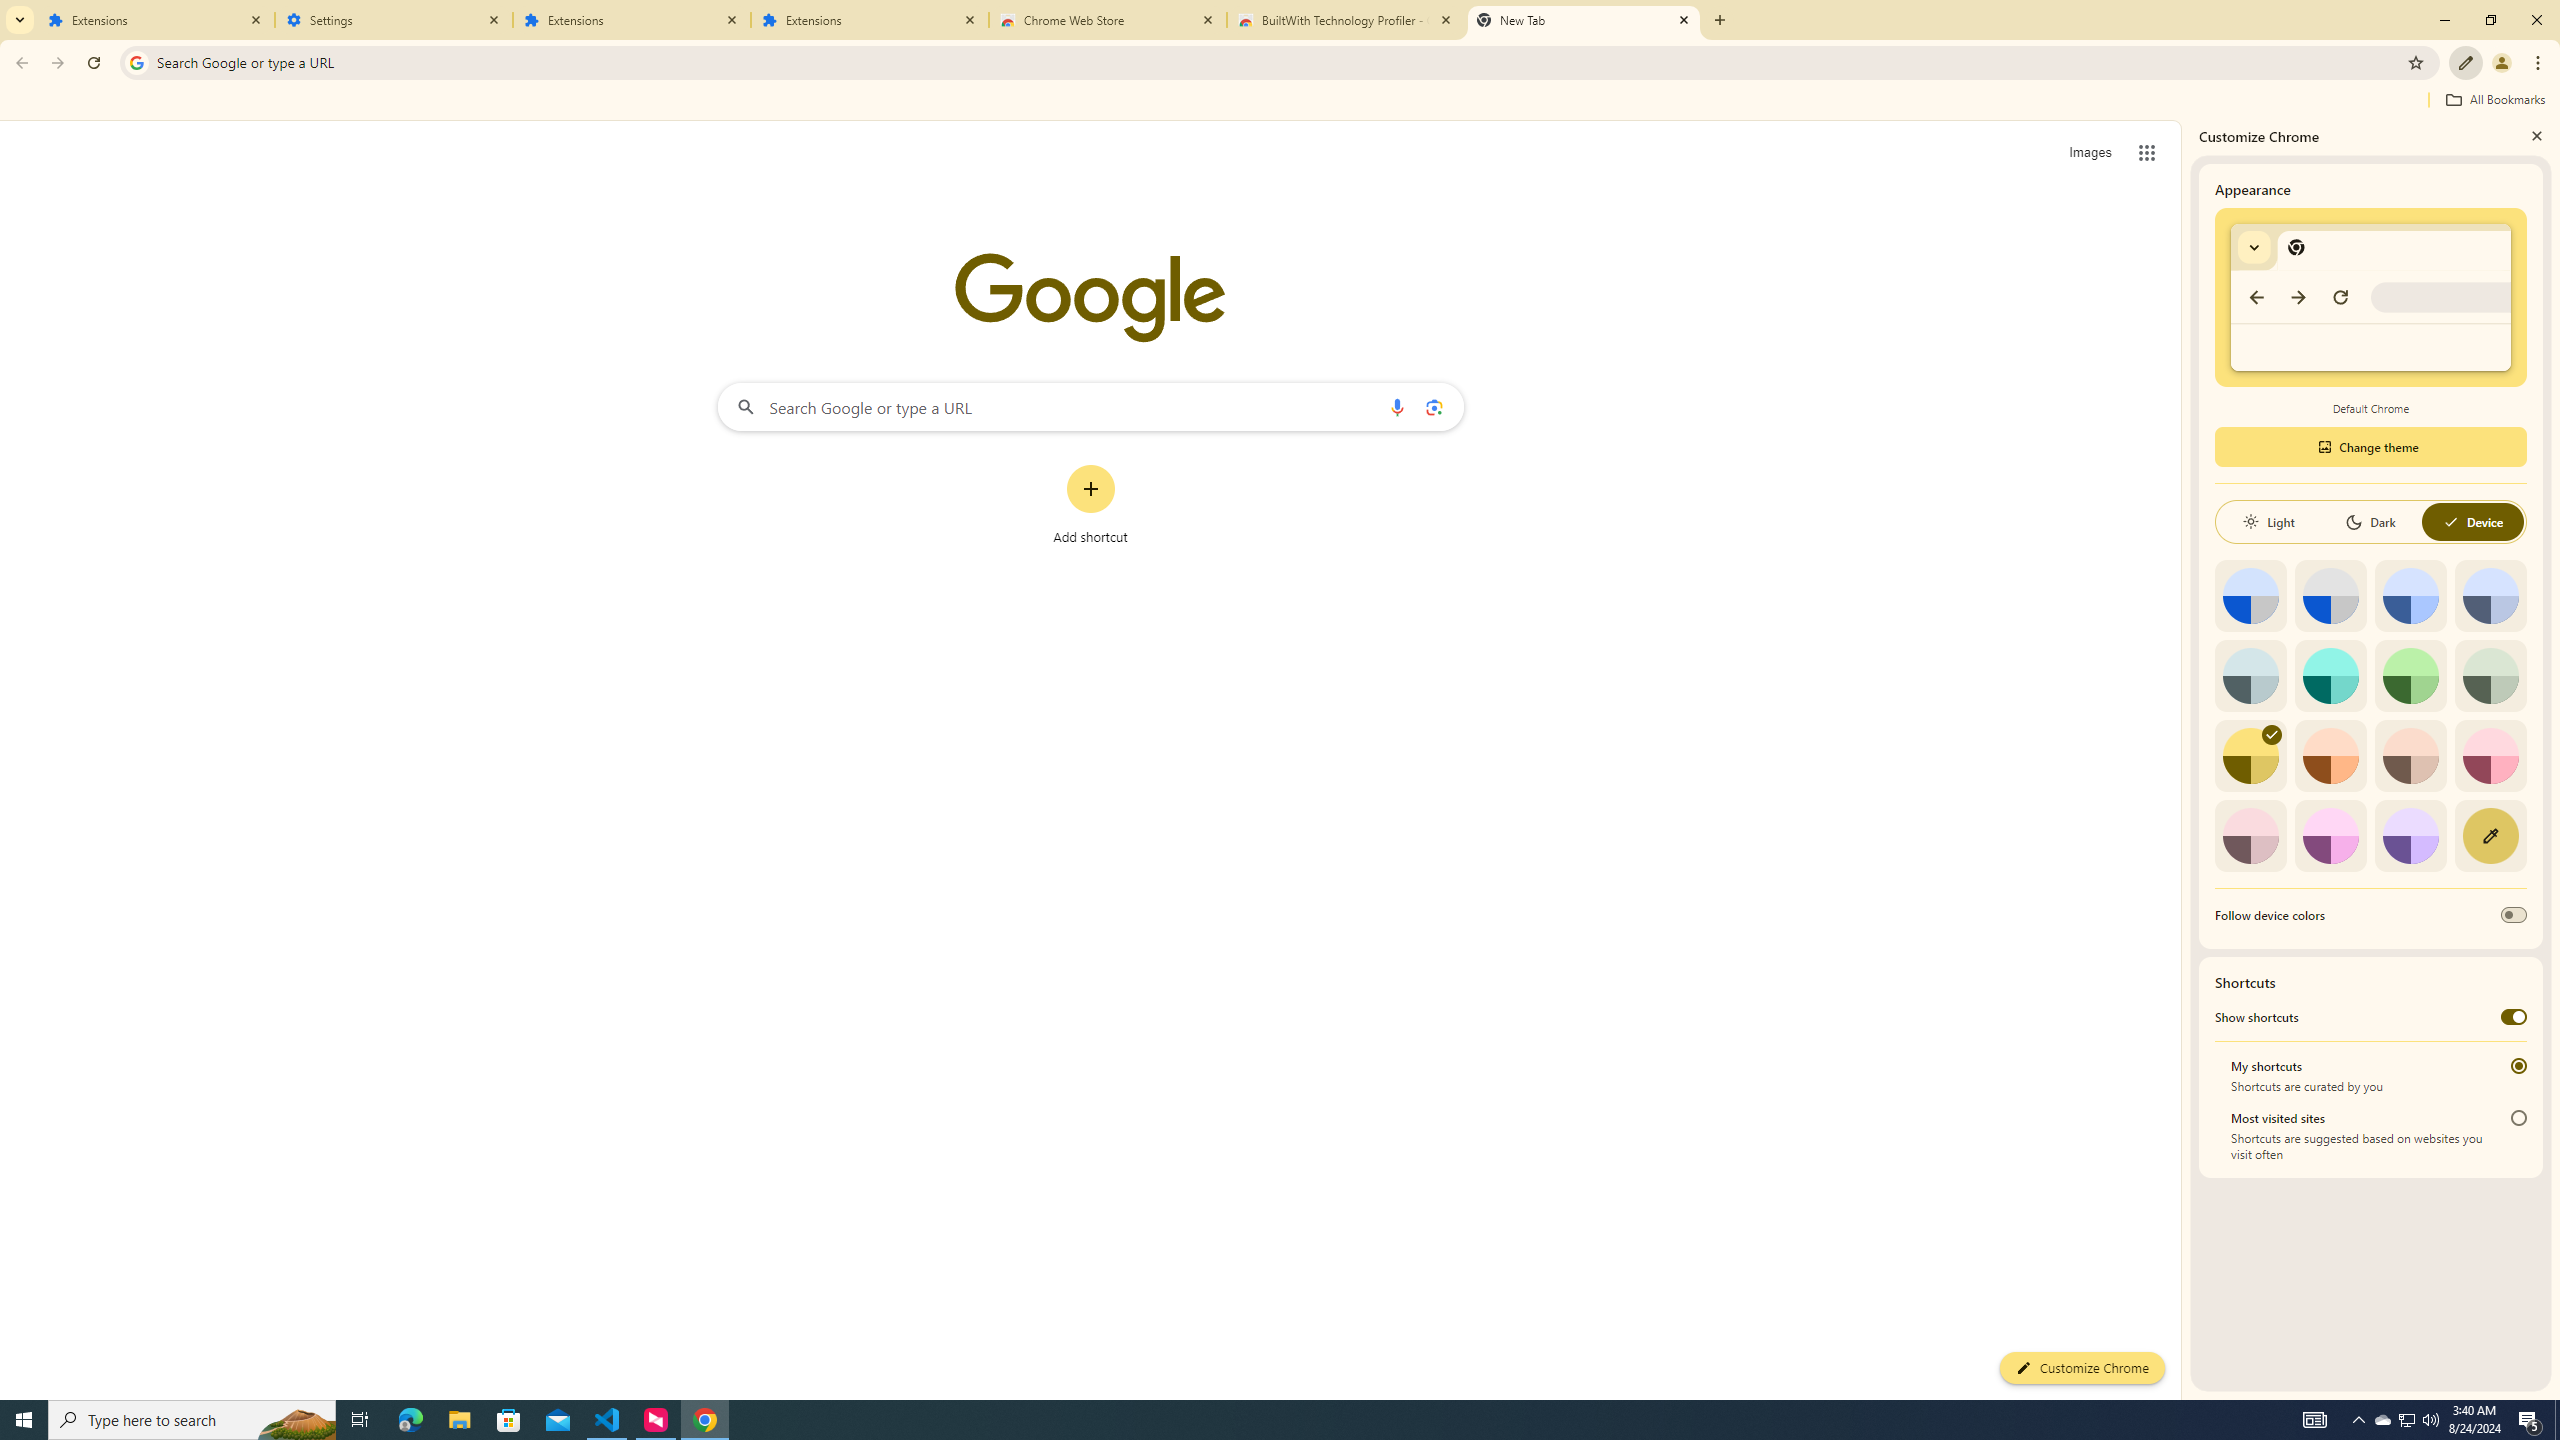 This screenshot has width=2560, height=1440. Describe the element at coordinates (1089, 405) in the screenshot. I see `'Search Google or type a URL'` at that location.